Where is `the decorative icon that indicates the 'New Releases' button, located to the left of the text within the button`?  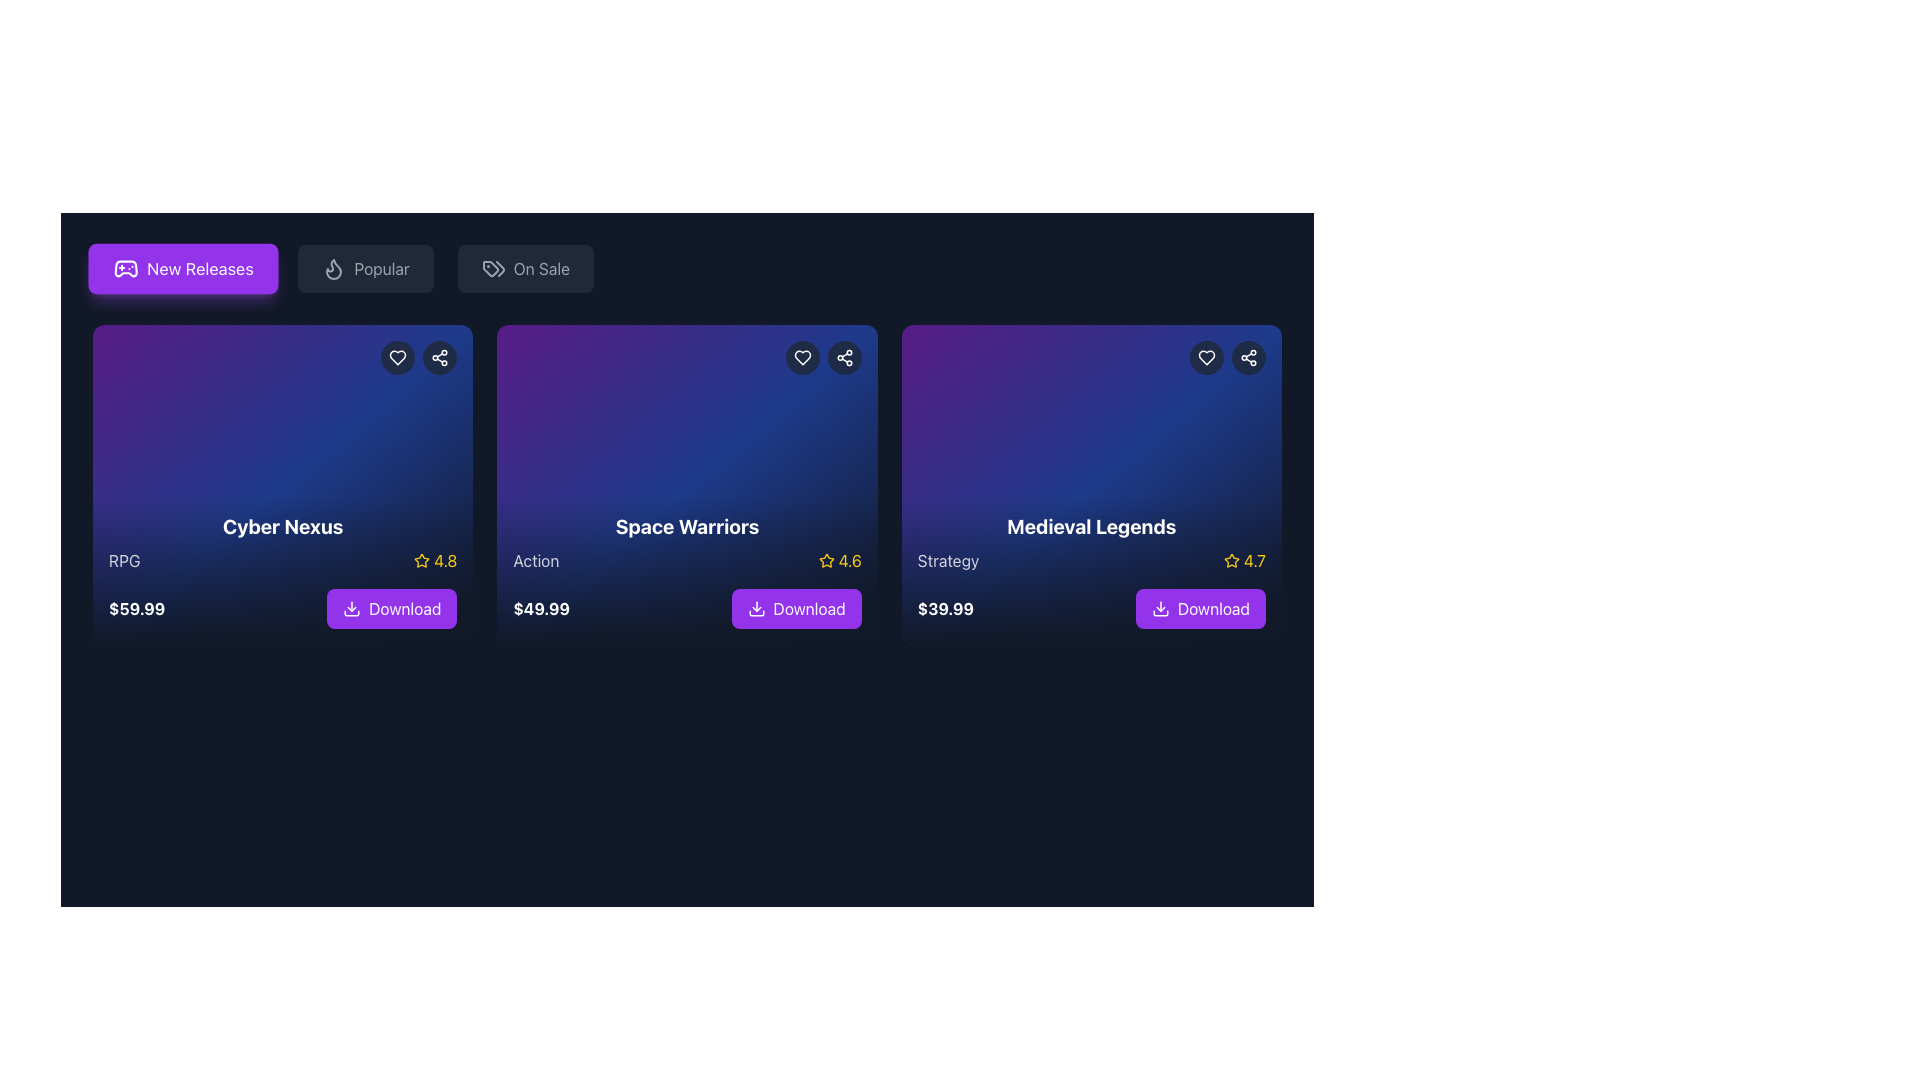
the decorative icon that indicates the 'New Releases' button, located to the left of the text within the button is located at coordinates (125, 268).